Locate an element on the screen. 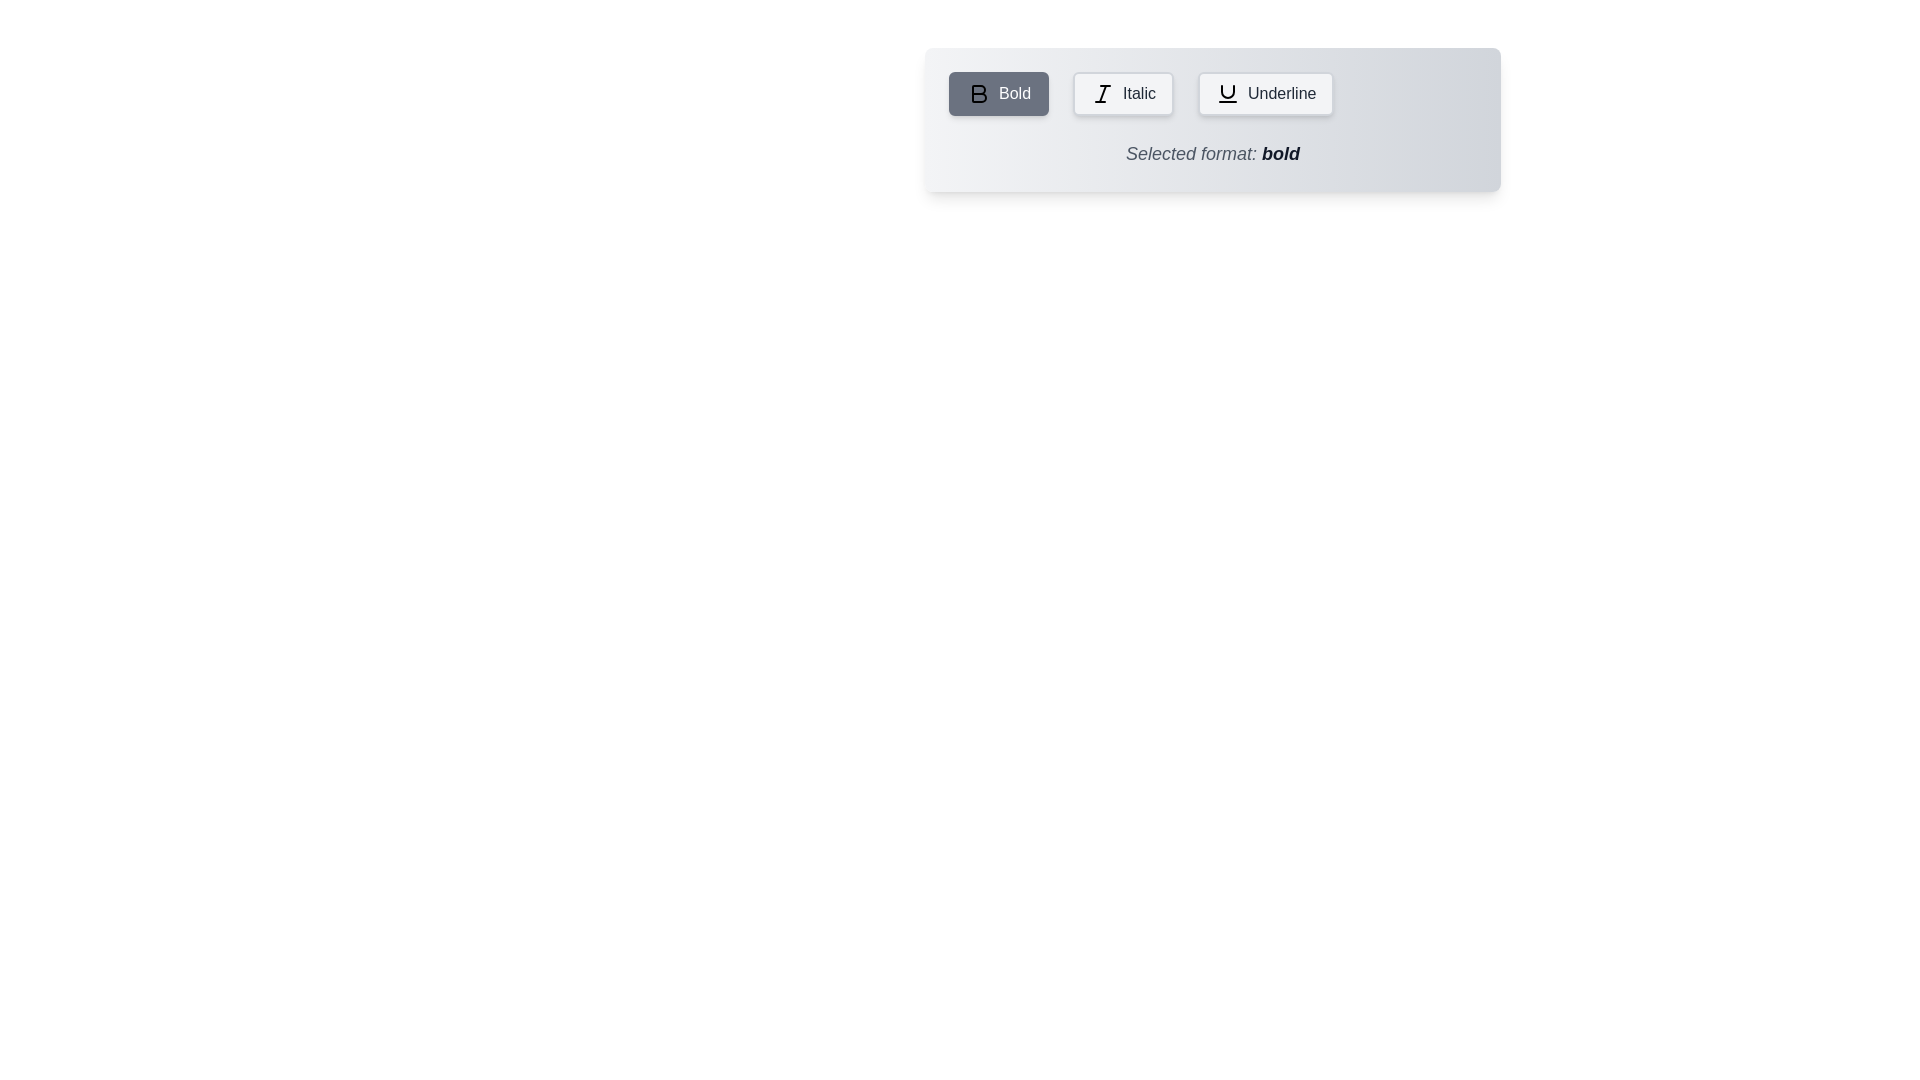 This screenshot has width=1920, height=1080. the Underline button to select the corresponding text formatting option is located at coordinates (1265, 93).